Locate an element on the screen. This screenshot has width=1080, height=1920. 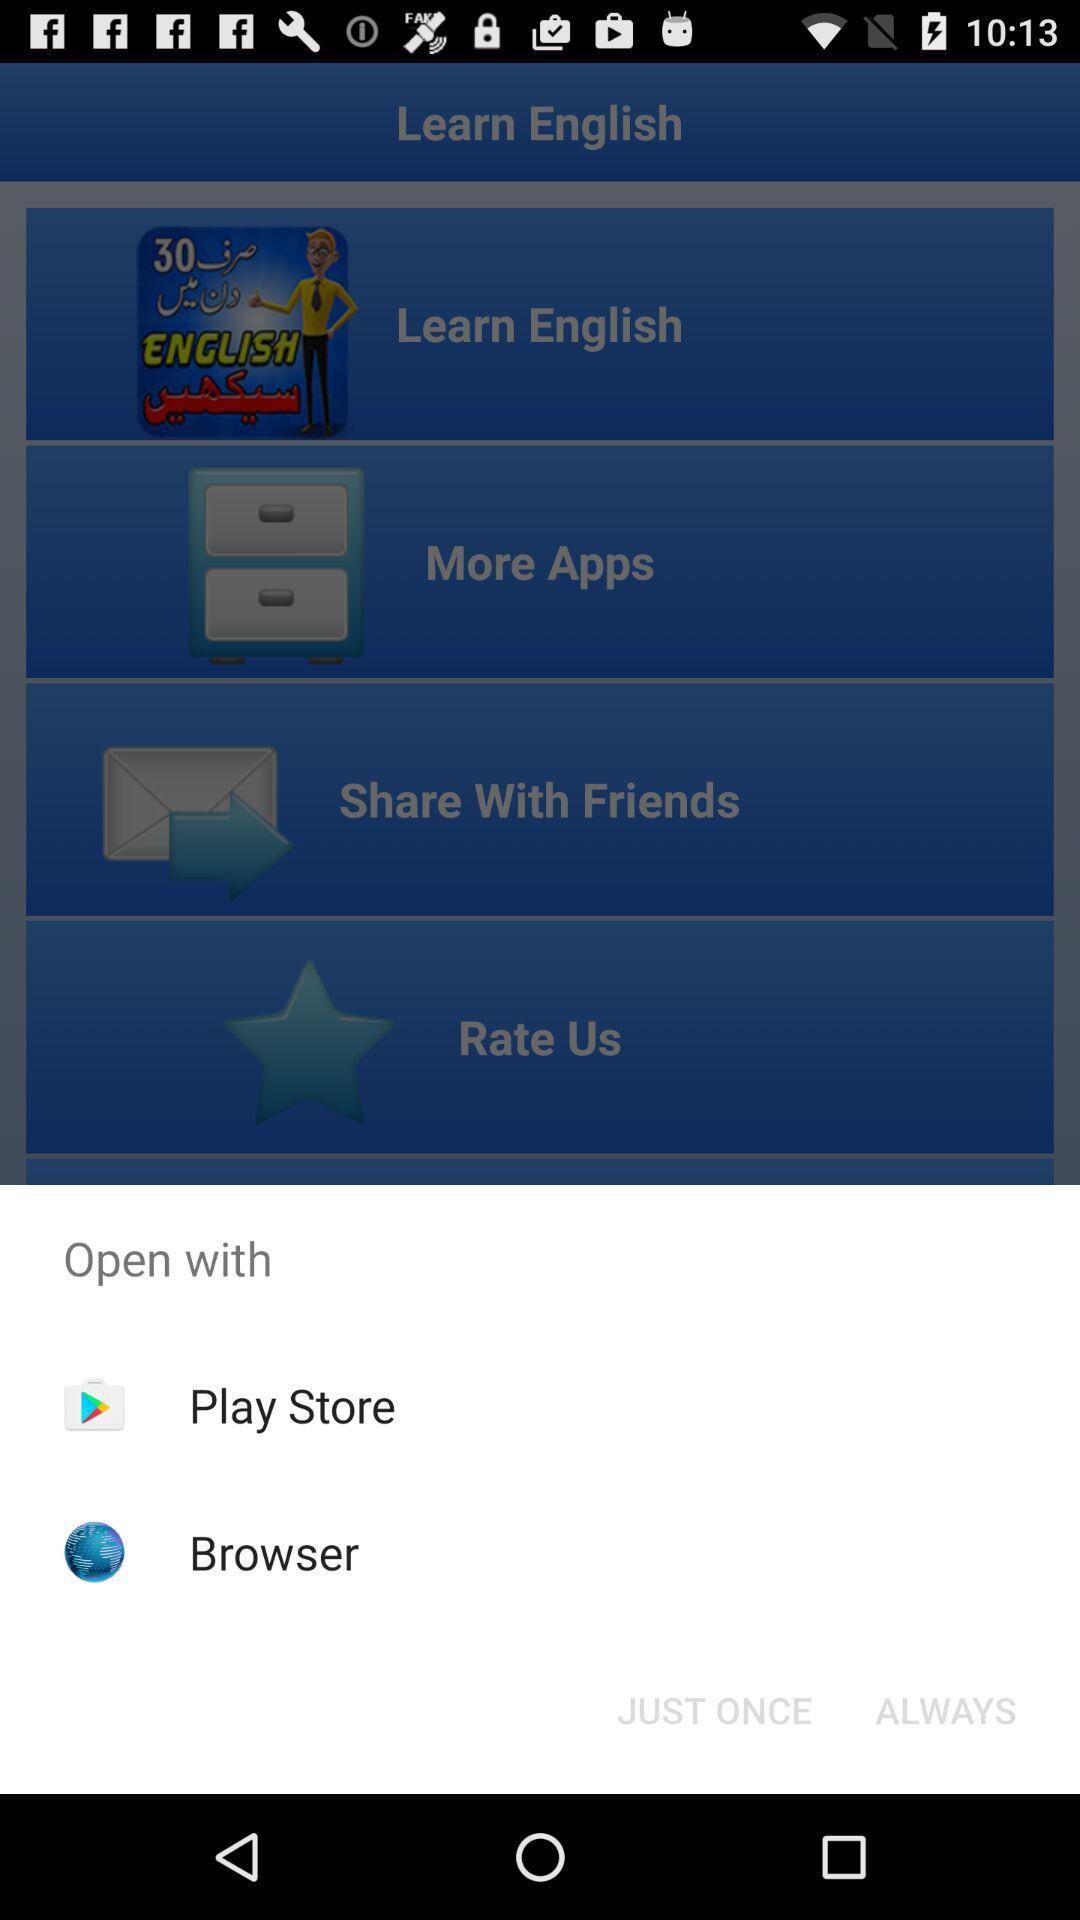
the play store is located at coordinates (292, 1404).